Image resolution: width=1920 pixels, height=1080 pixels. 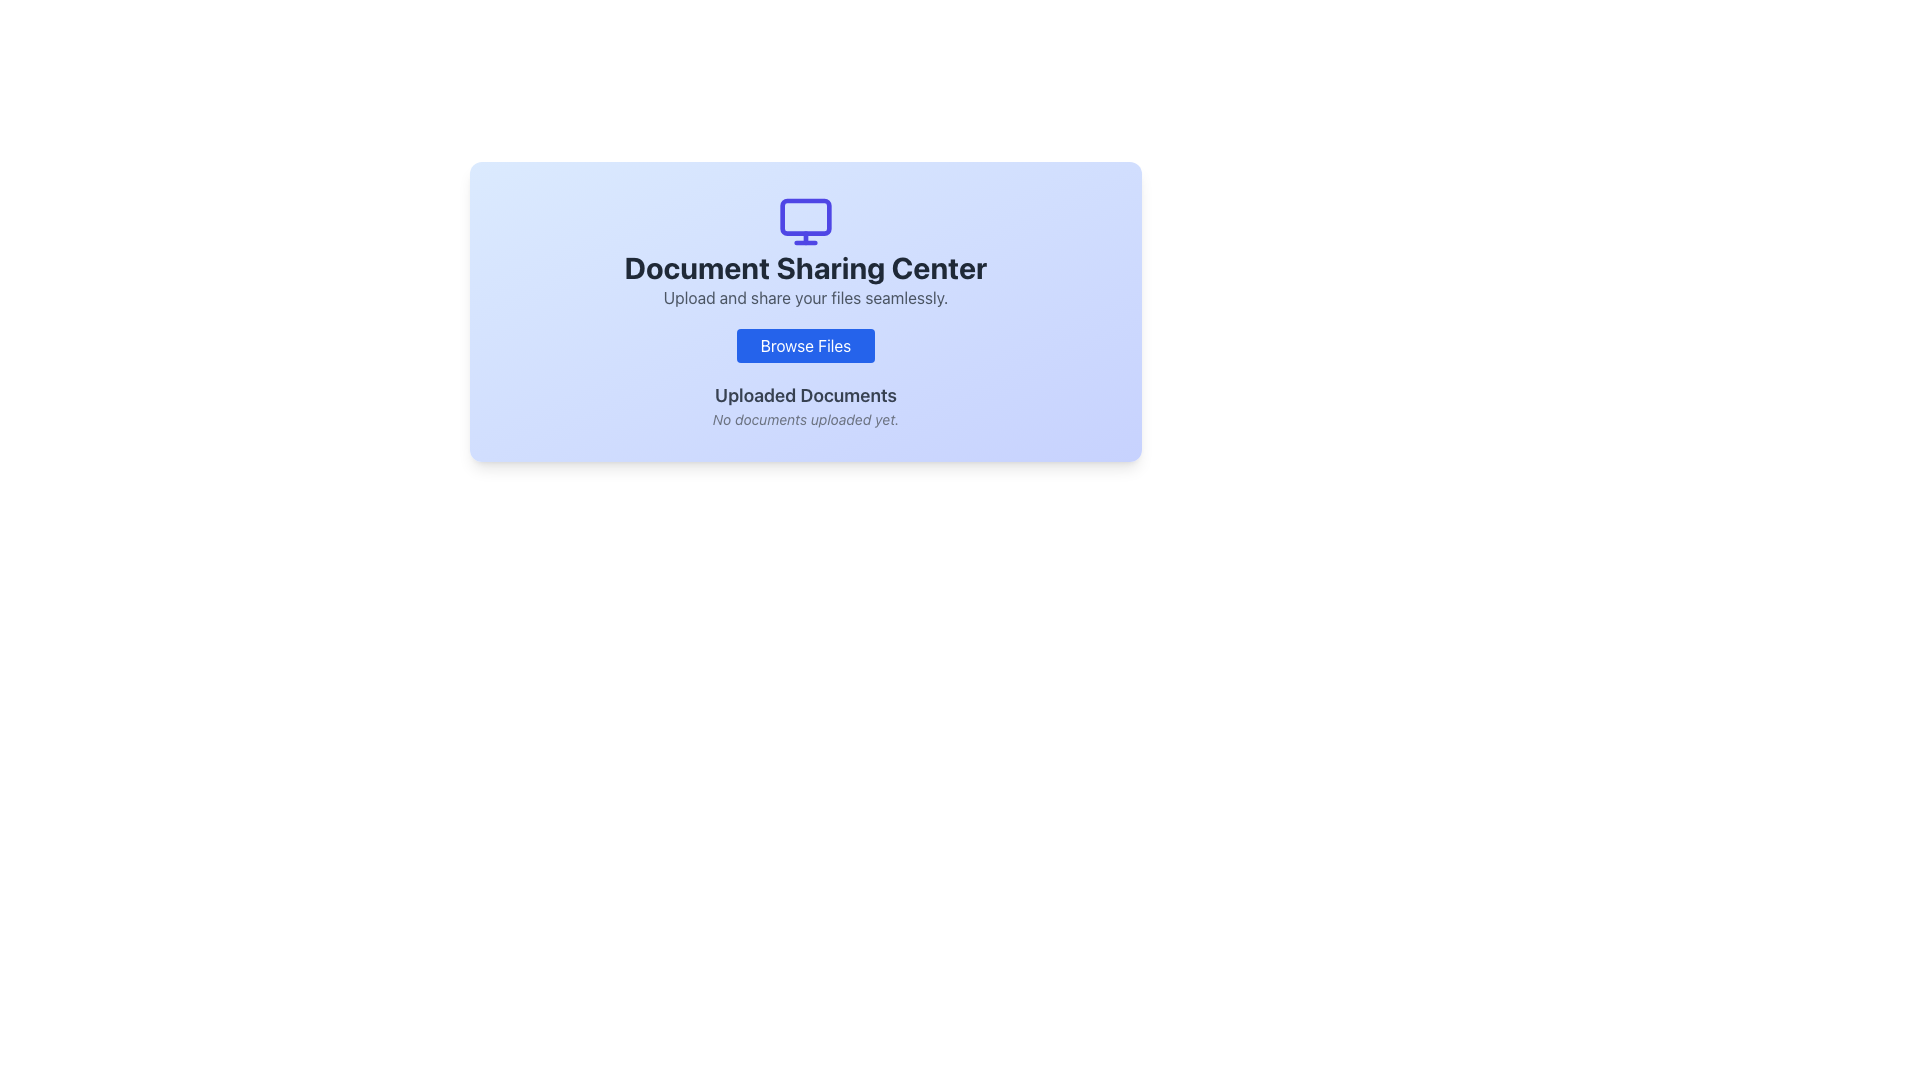 What do you see at coordinates (806, 419) in the screenshot?
I see `the text label indicating the absence of uploaded documents, located directly below the 'Uploaded Documents' heading` at bounding box center [806, 419].